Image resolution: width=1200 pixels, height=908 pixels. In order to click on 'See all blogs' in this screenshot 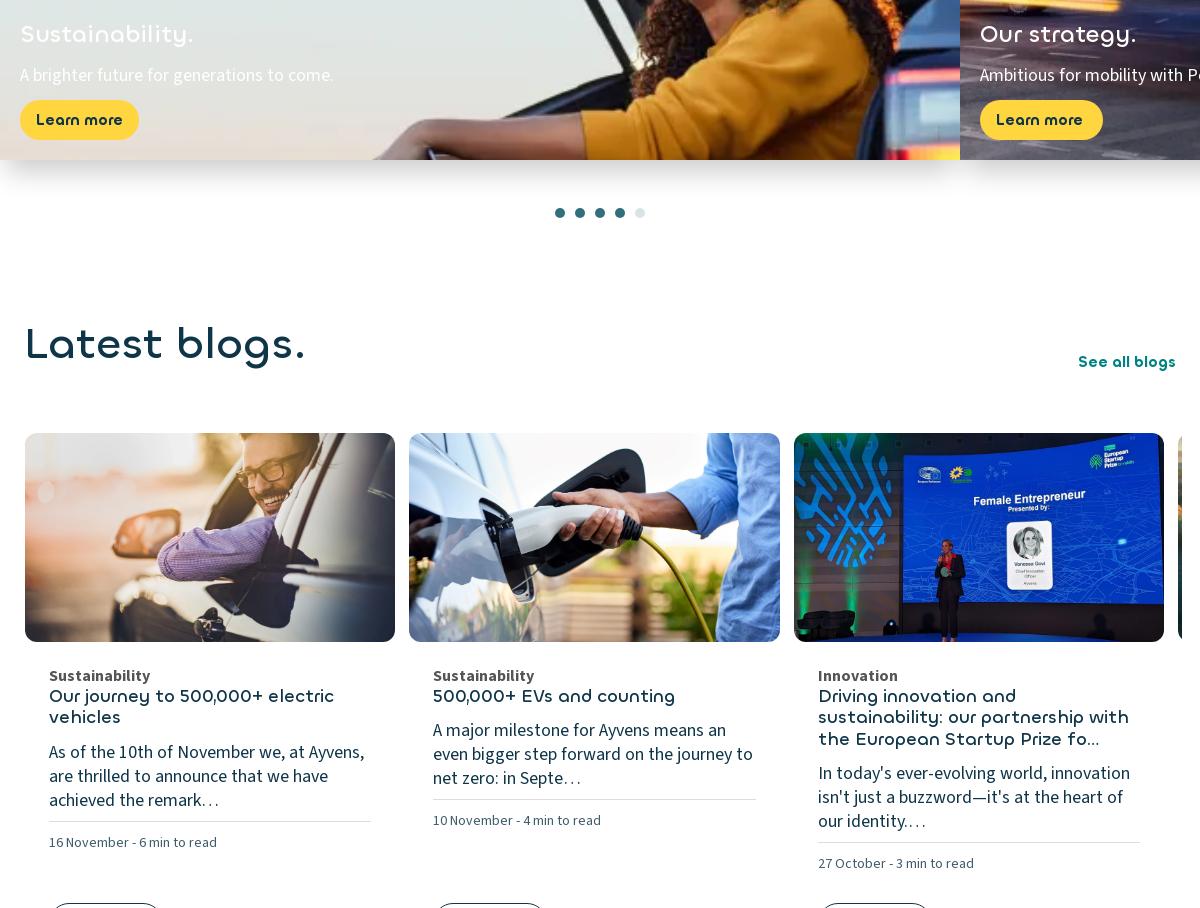, I will do `click(1126, 362)`.